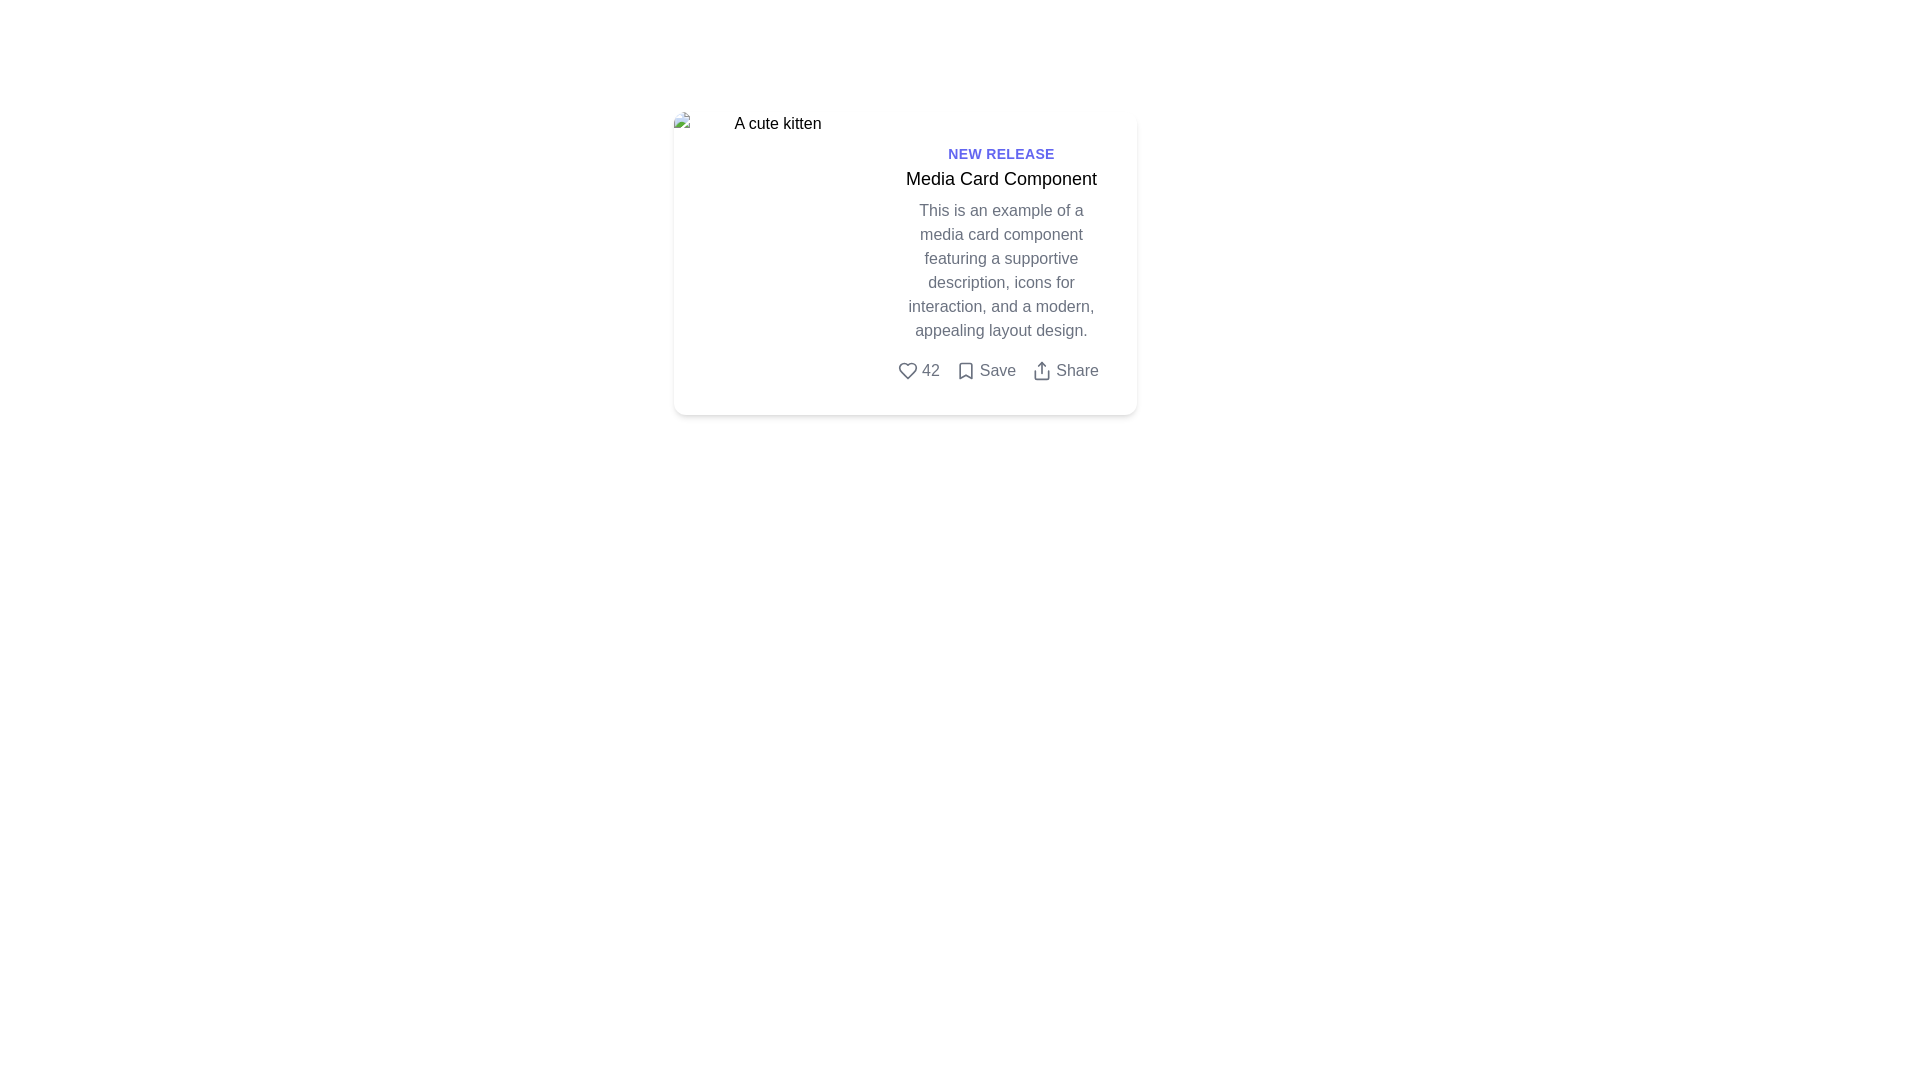 The width and height of the screenshot is (1920, 1080). What do you see at coordinates (906, 370) in the screenshot?
I see `the heart icon located at the bottom of the card-style component` at bounding box center [906, 370].